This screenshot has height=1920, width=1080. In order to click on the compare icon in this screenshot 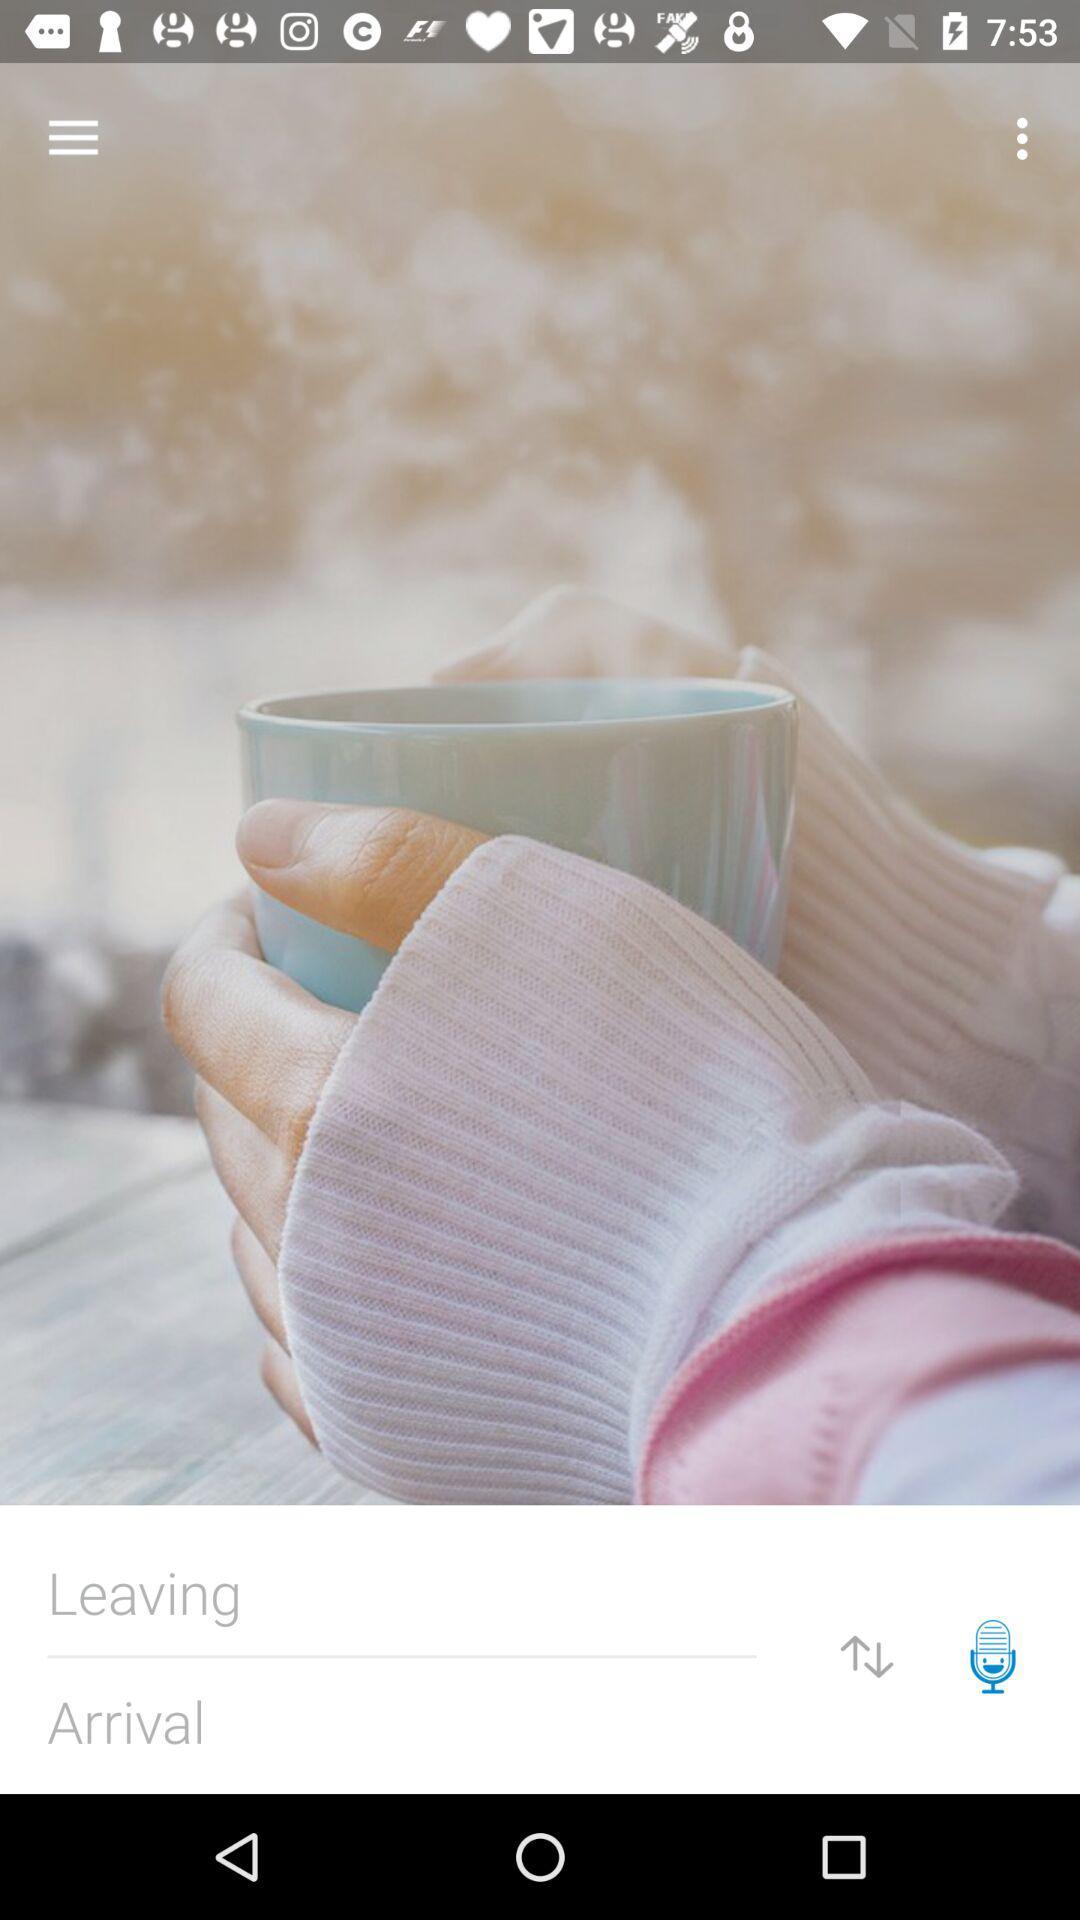, I will do `click(866, 1656)`.